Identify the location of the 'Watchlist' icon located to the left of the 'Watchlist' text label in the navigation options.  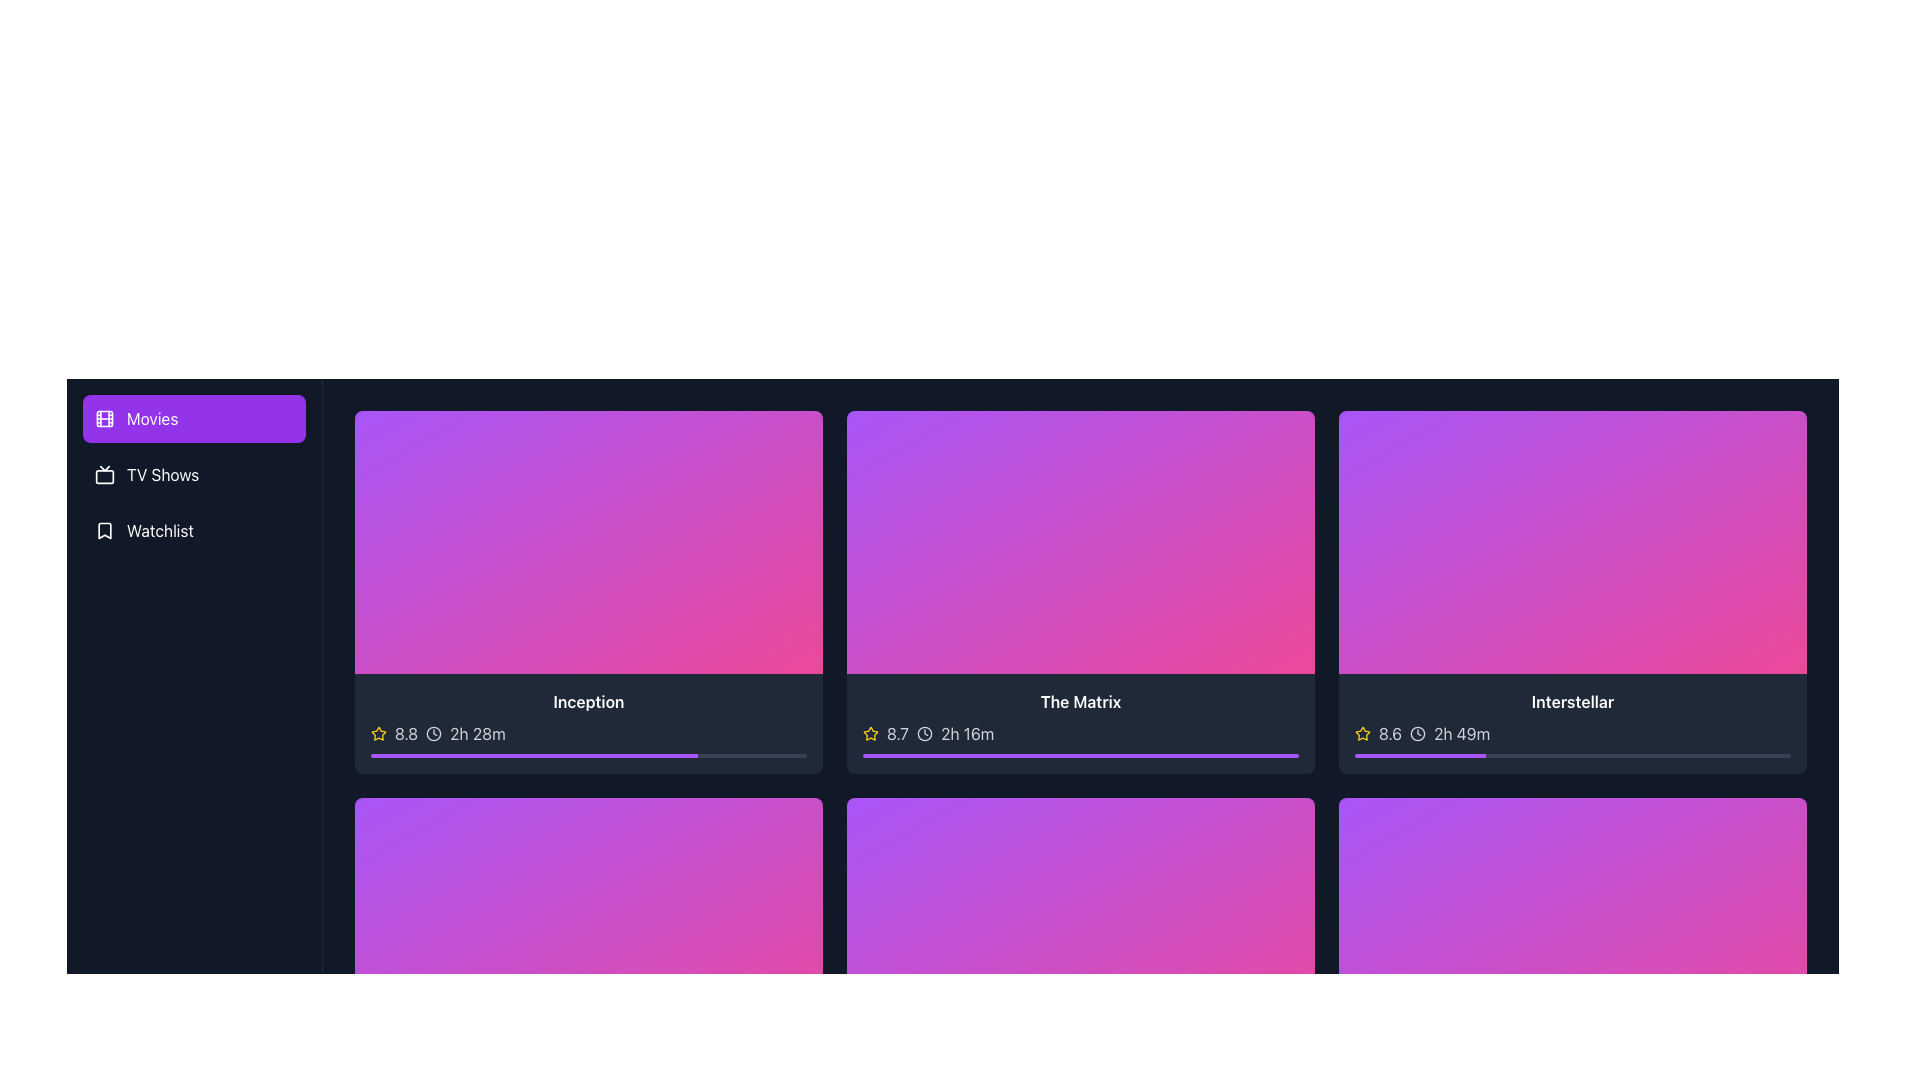
(104, 530).